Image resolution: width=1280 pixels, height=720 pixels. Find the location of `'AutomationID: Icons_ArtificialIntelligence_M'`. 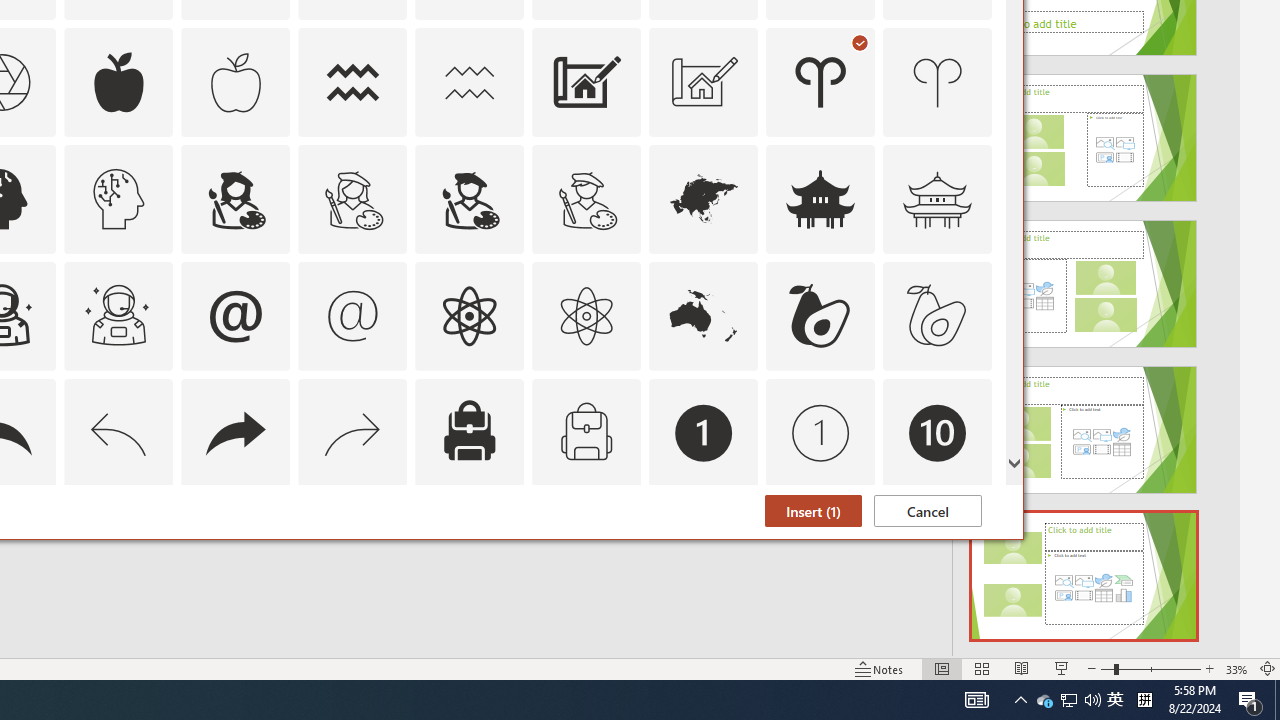

'AutomationID: Icons_ArtificialIntelligence_M' is located at coordinates (118, 198).